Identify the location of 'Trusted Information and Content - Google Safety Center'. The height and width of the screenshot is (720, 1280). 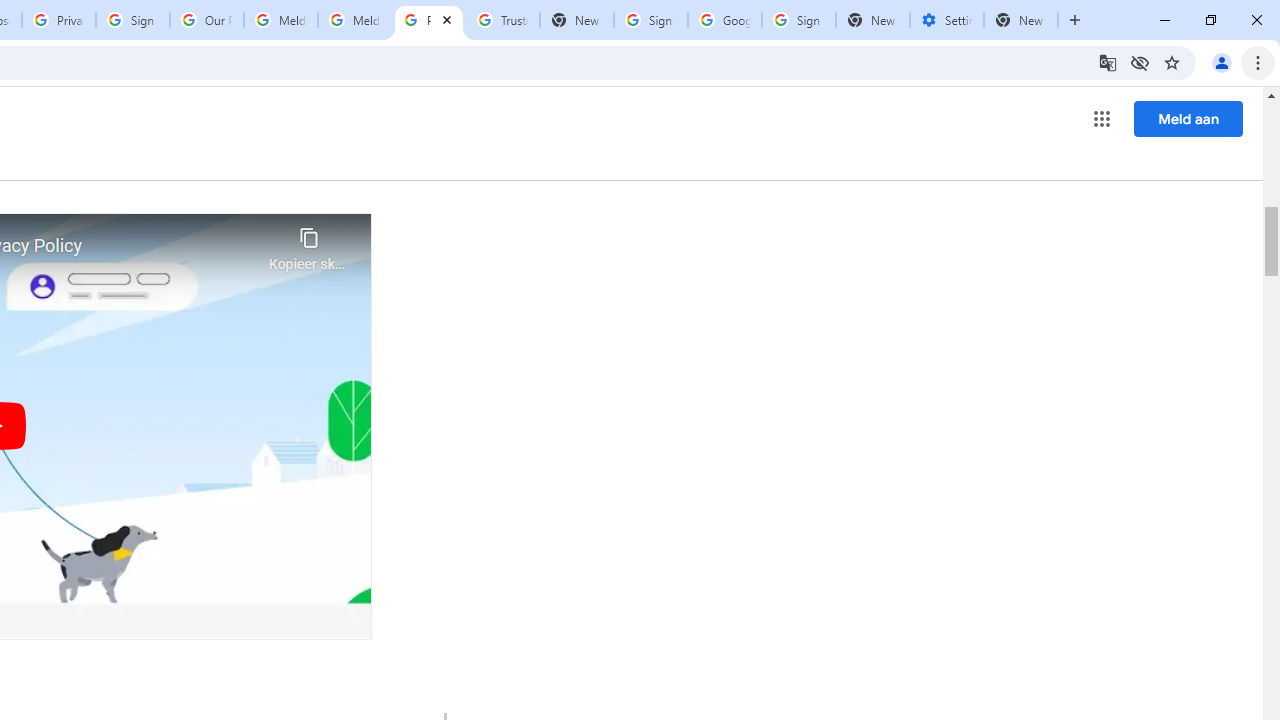
(503, 20).